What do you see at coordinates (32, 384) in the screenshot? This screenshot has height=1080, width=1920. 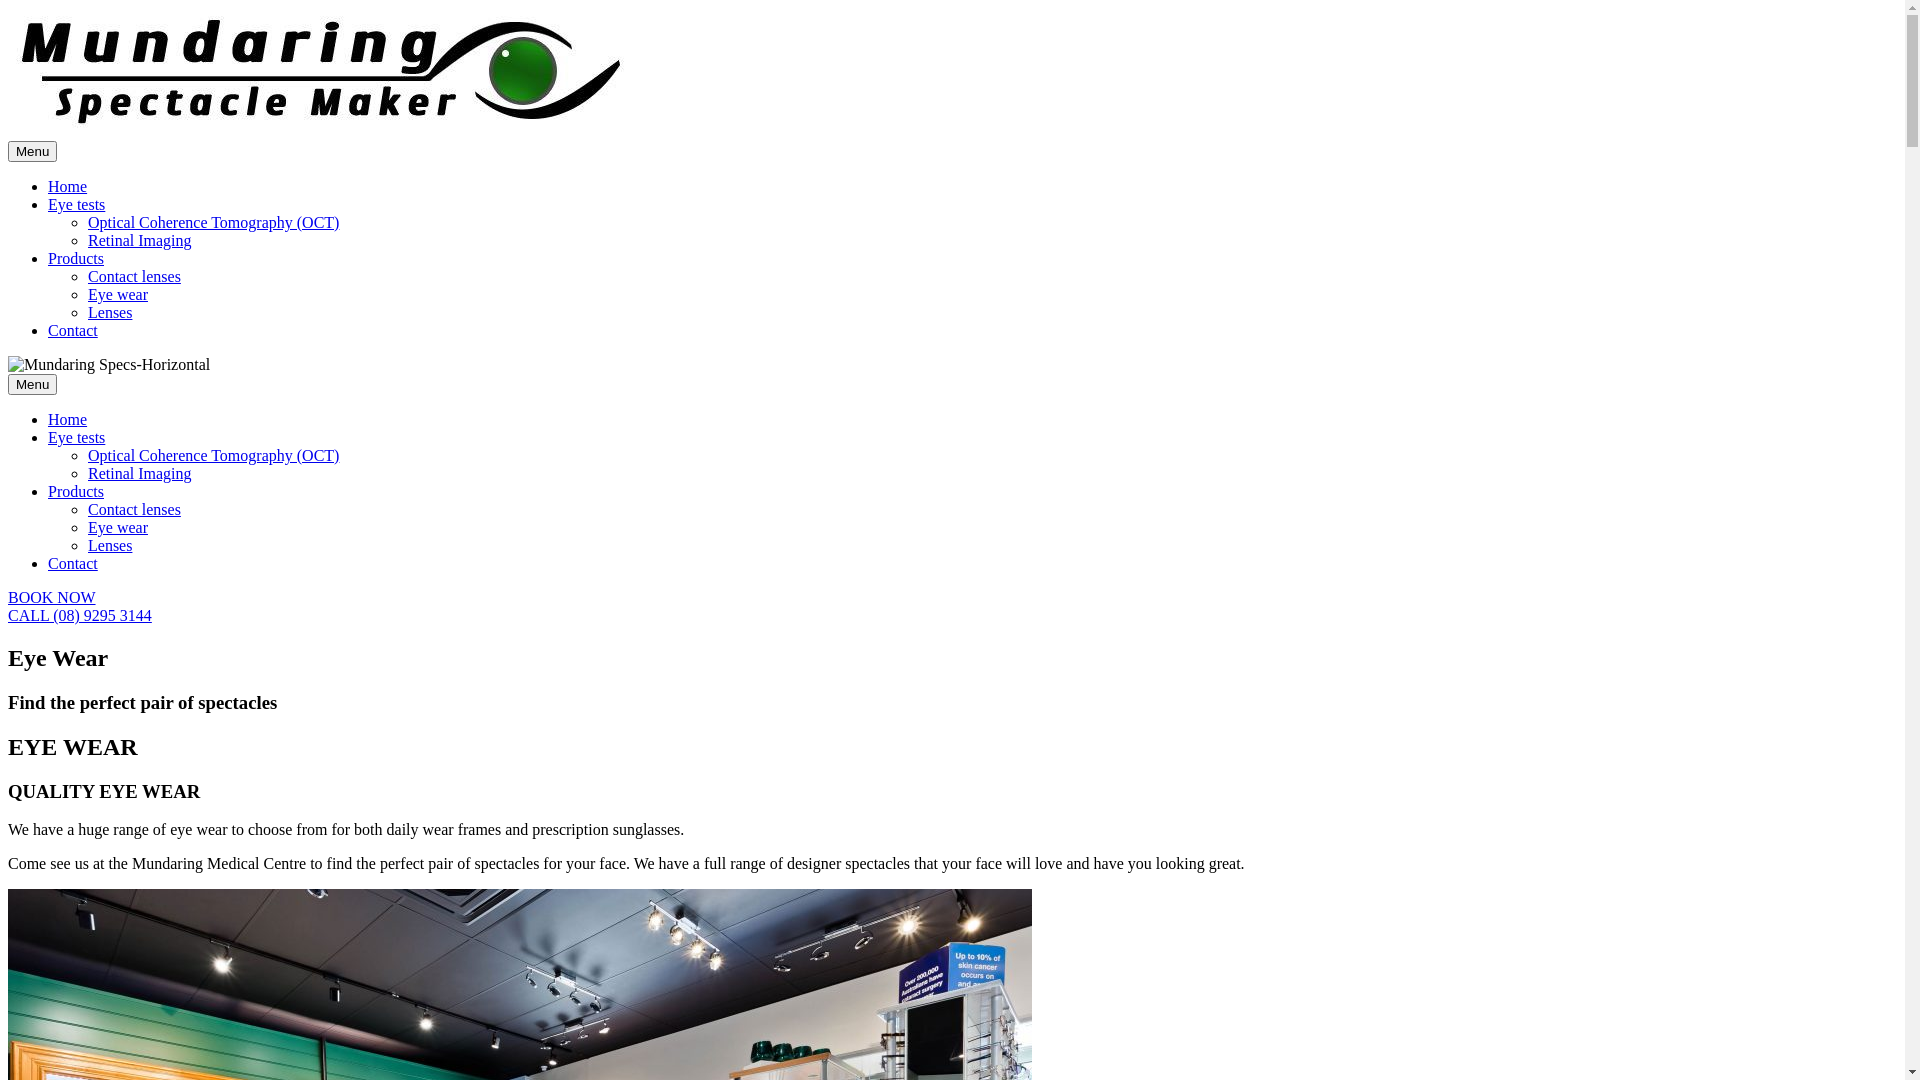 I see `'Menu'` at bounding box center [32, 384].